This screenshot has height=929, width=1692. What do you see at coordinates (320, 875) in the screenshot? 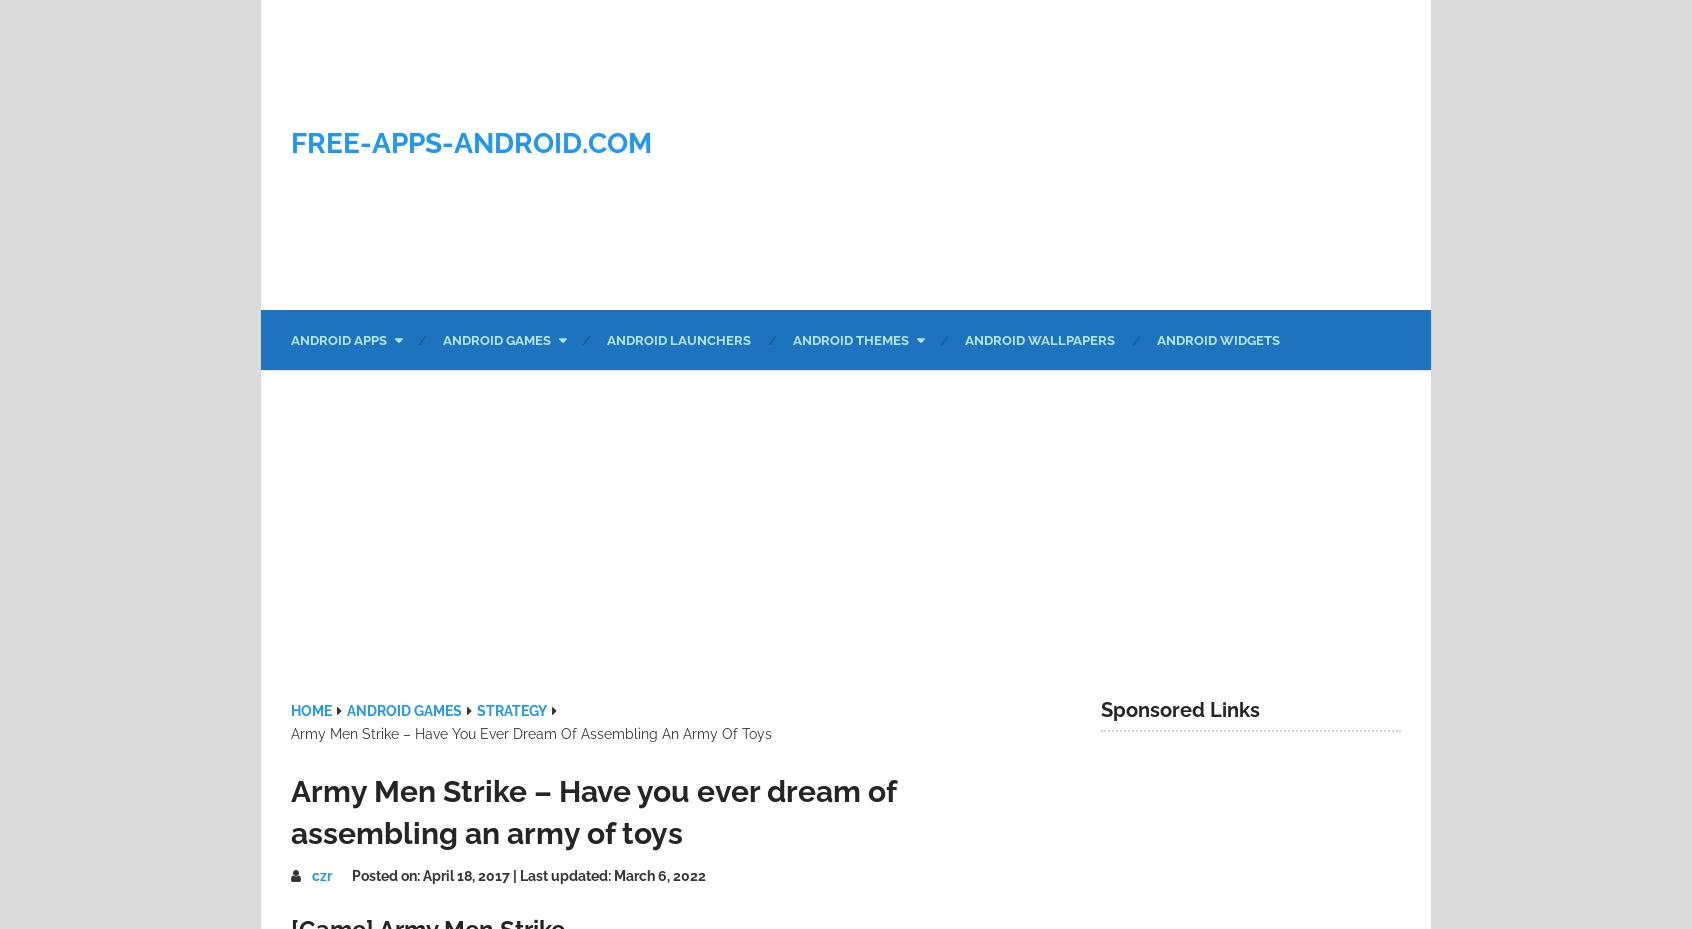
I see `'czr'` at bounding box center [320, 875].